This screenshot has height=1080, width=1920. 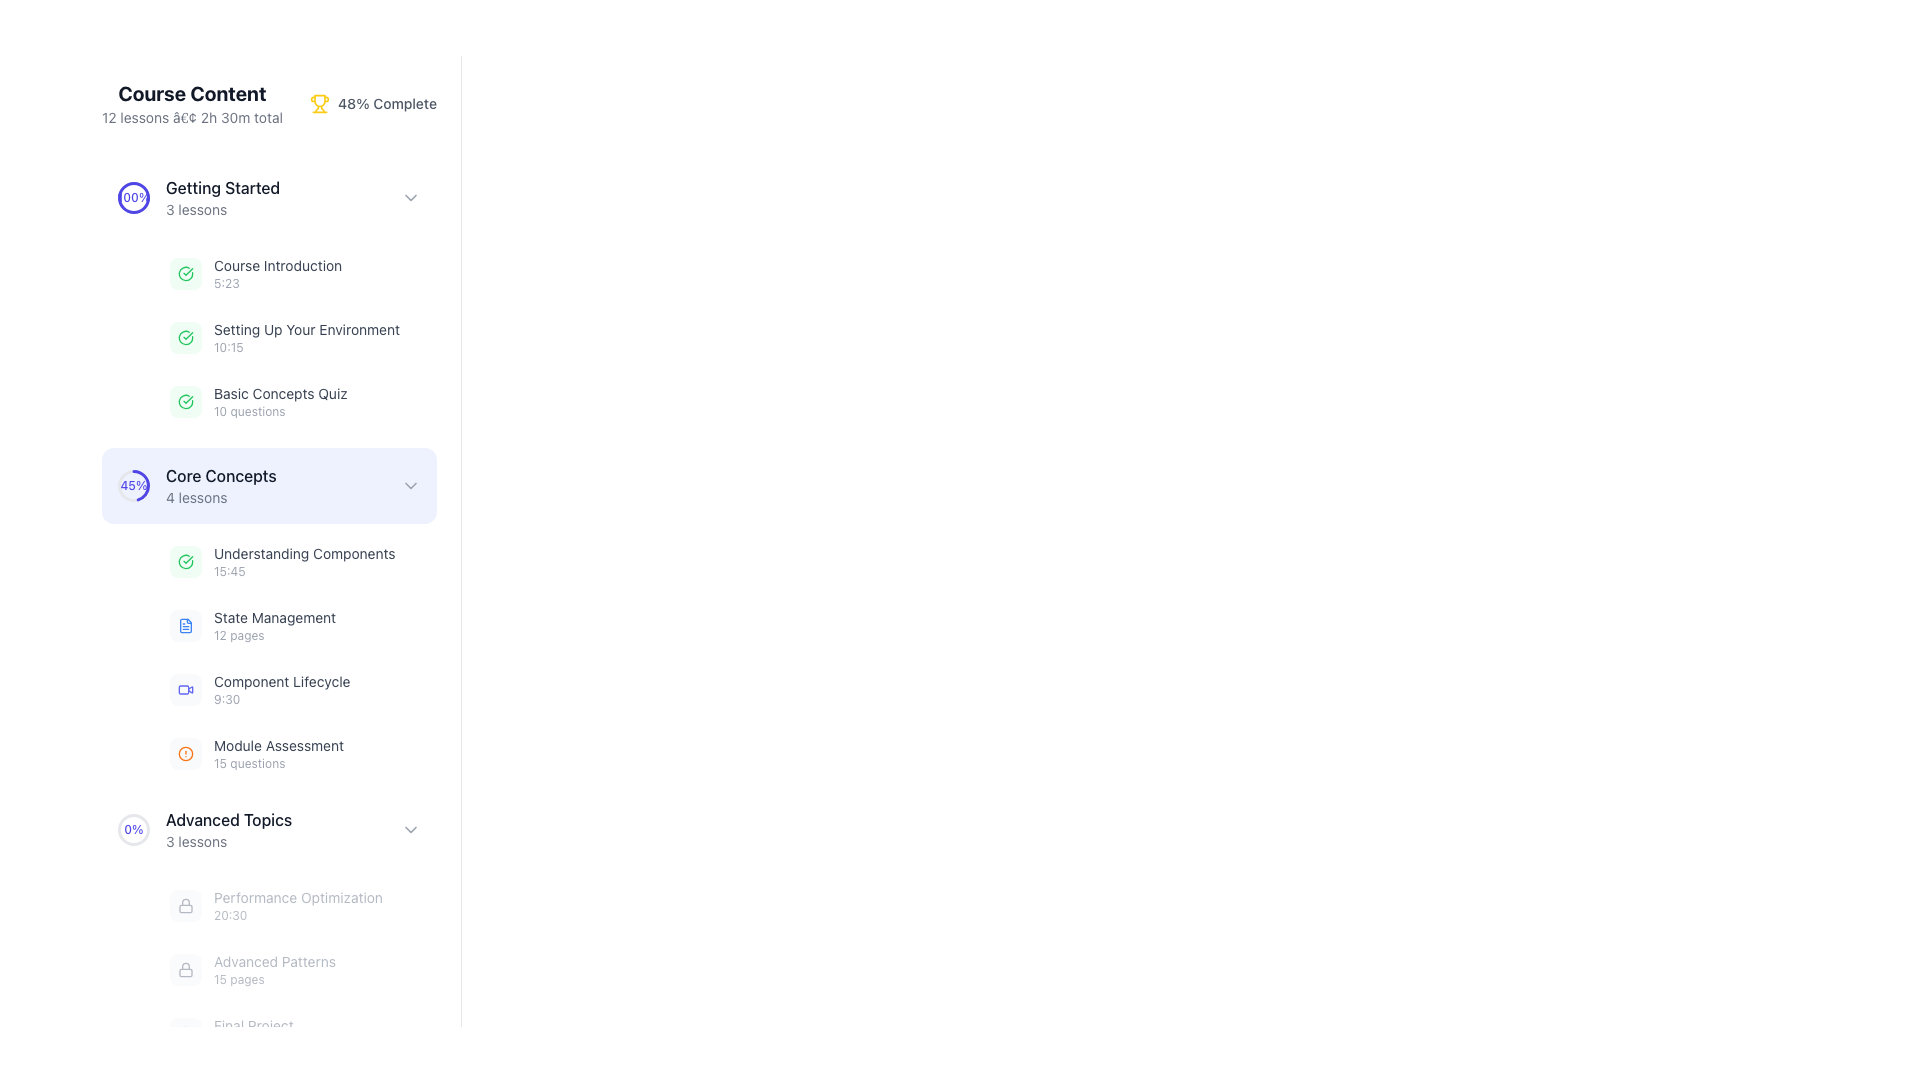 What do you see at coordinates (306, 329) in the screenshot?
I see `the text label for the lesson title in the 'Getting Started' section, which is the second item in the course listing between 'Course Introduction' and 'Basic Concepts Quiz'` at bounding box center [306, 329].